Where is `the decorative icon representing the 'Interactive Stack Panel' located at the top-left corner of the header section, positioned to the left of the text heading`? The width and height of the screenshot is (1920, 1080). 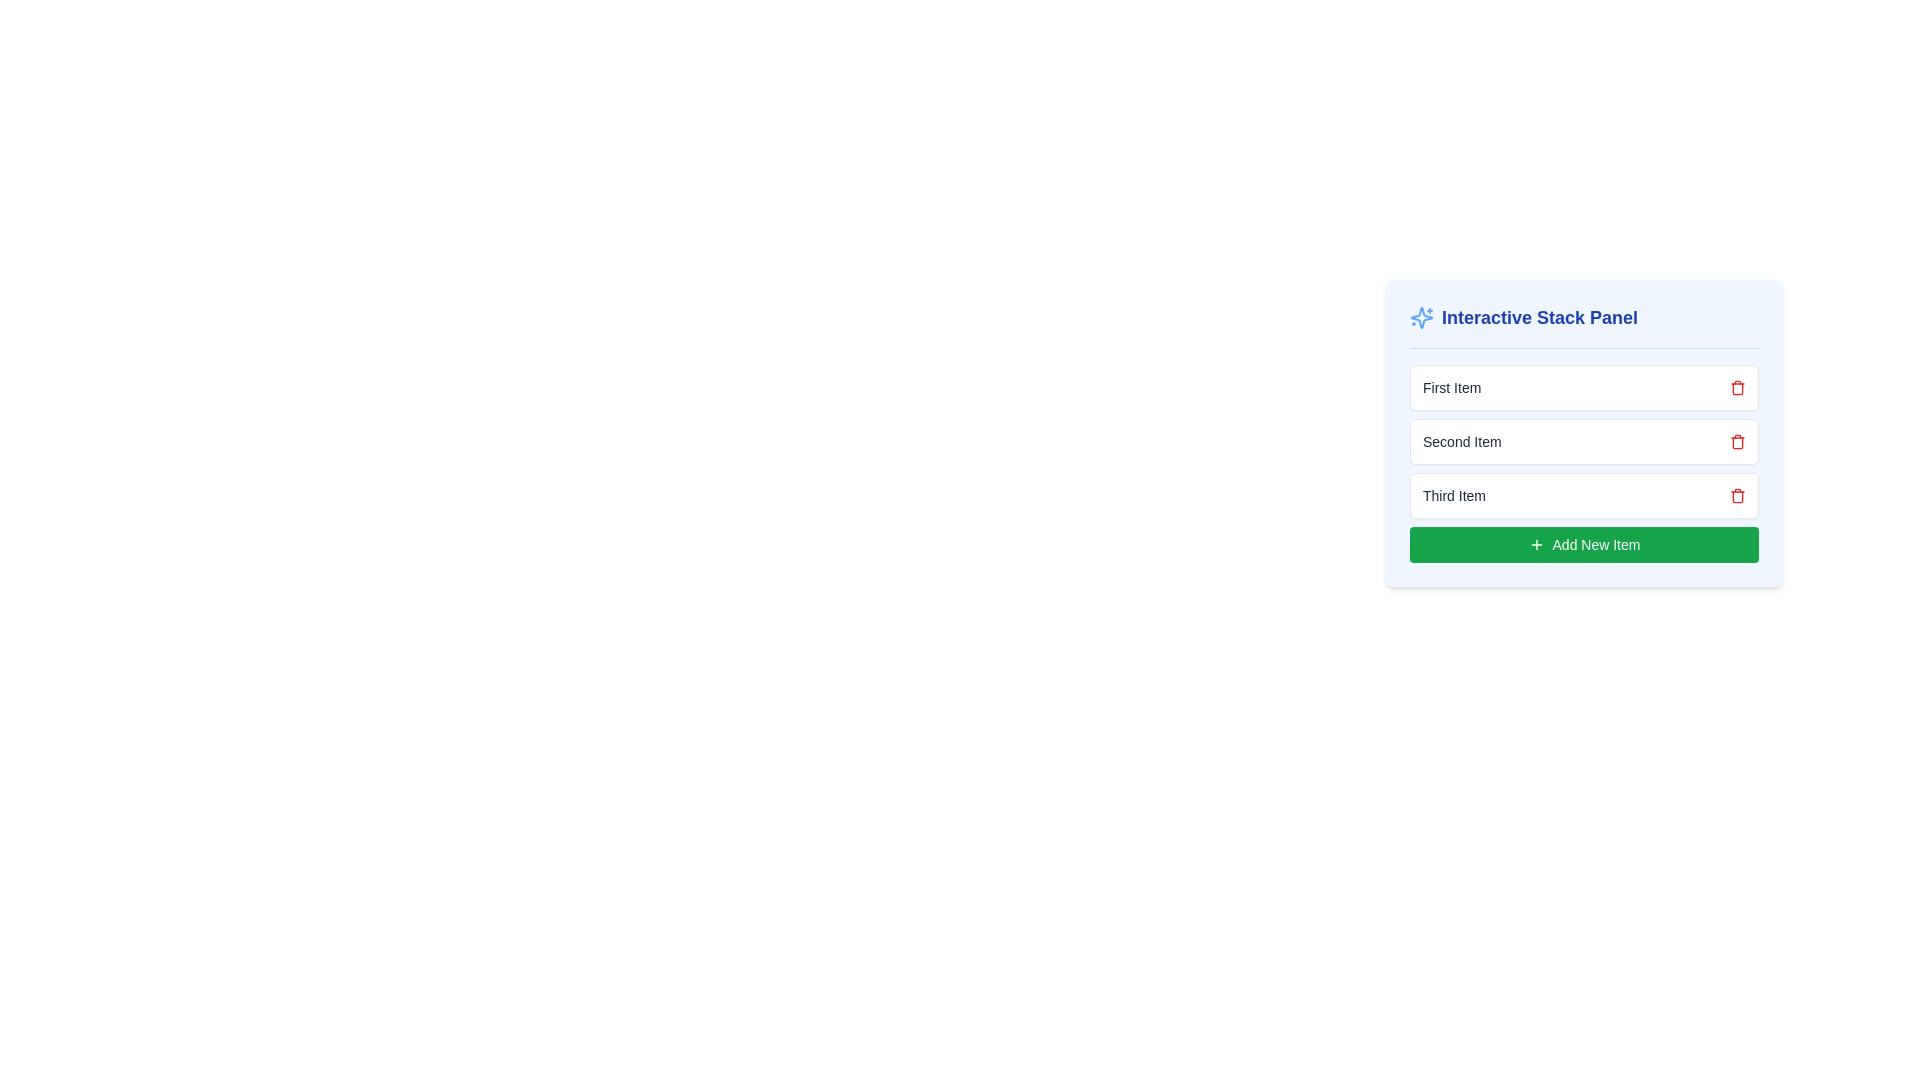 the decorative icon representing the 'Interactive Stack Panel' located at the top-left corner of the header section, positioned to the left of the text heading is located at coordinates (1420, 316).